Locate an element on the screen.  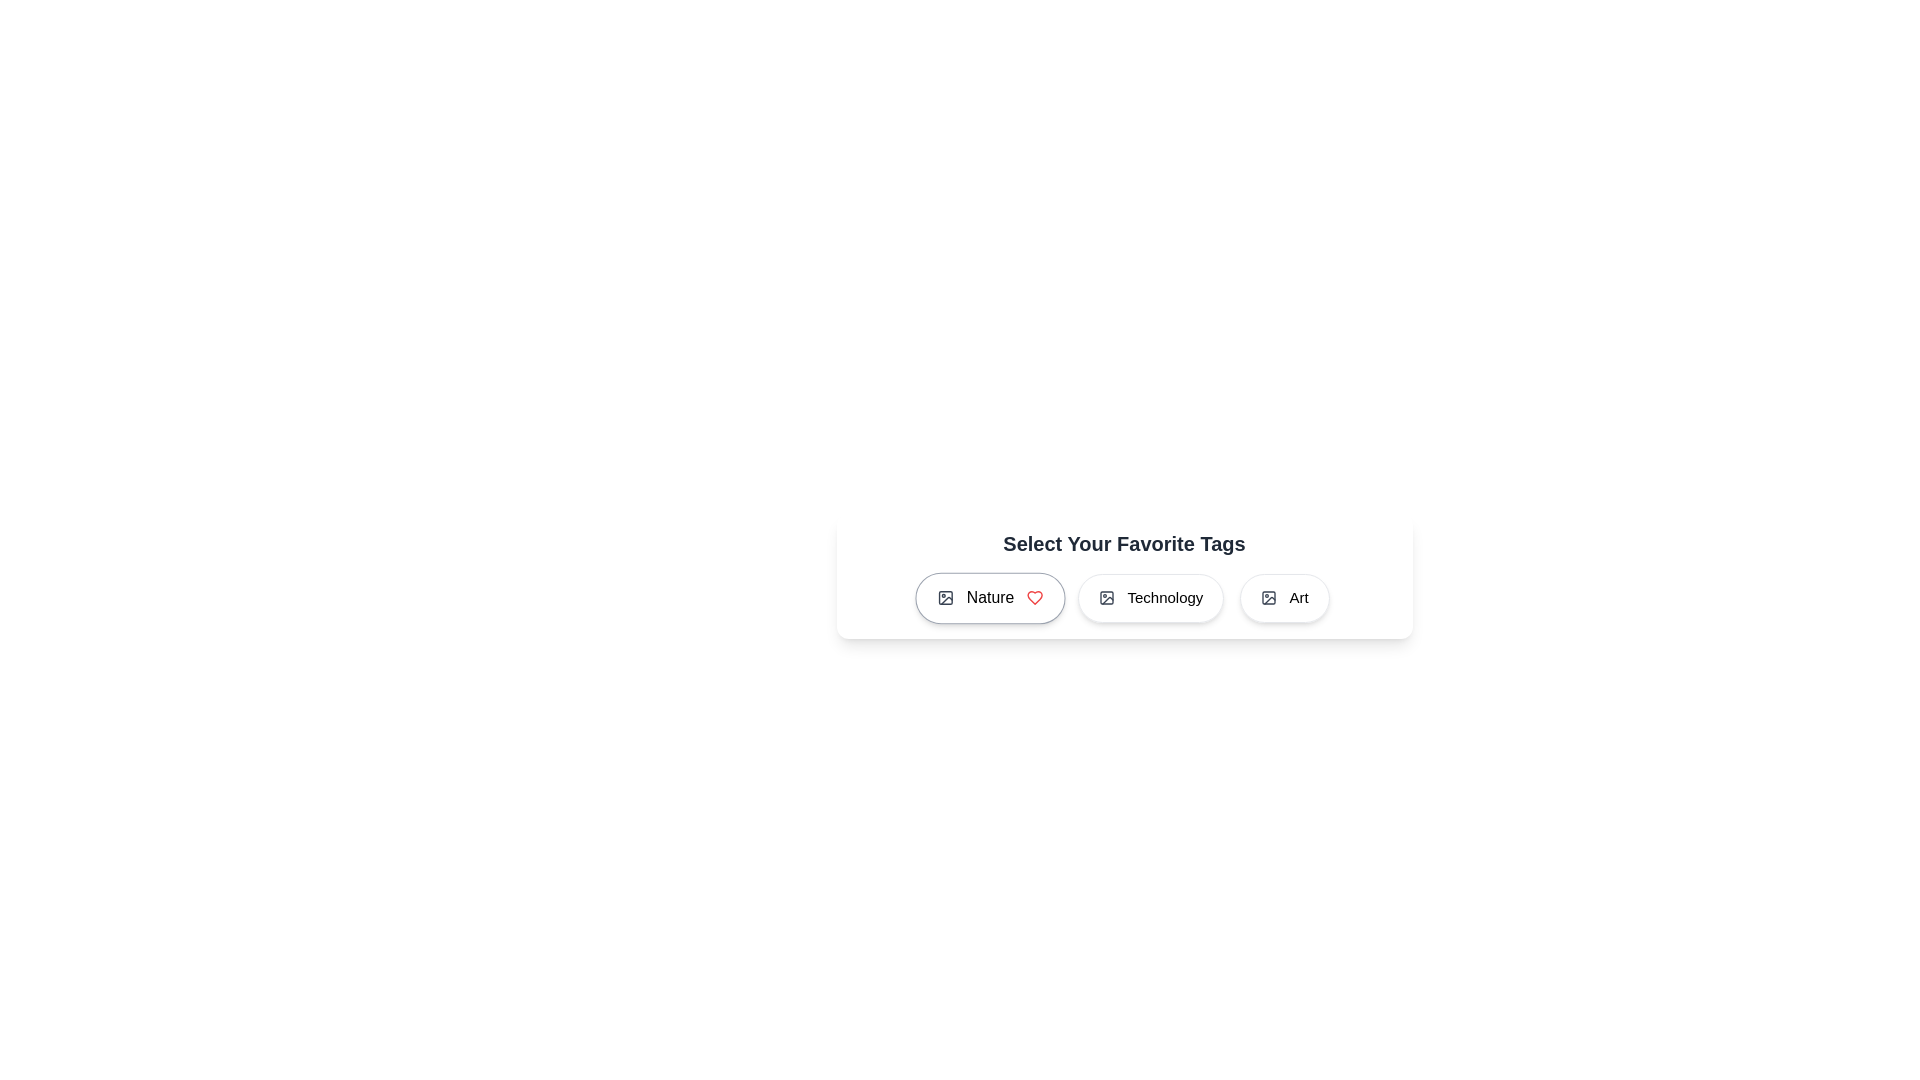
the tag Technology is located at coordinates (1151, 597).